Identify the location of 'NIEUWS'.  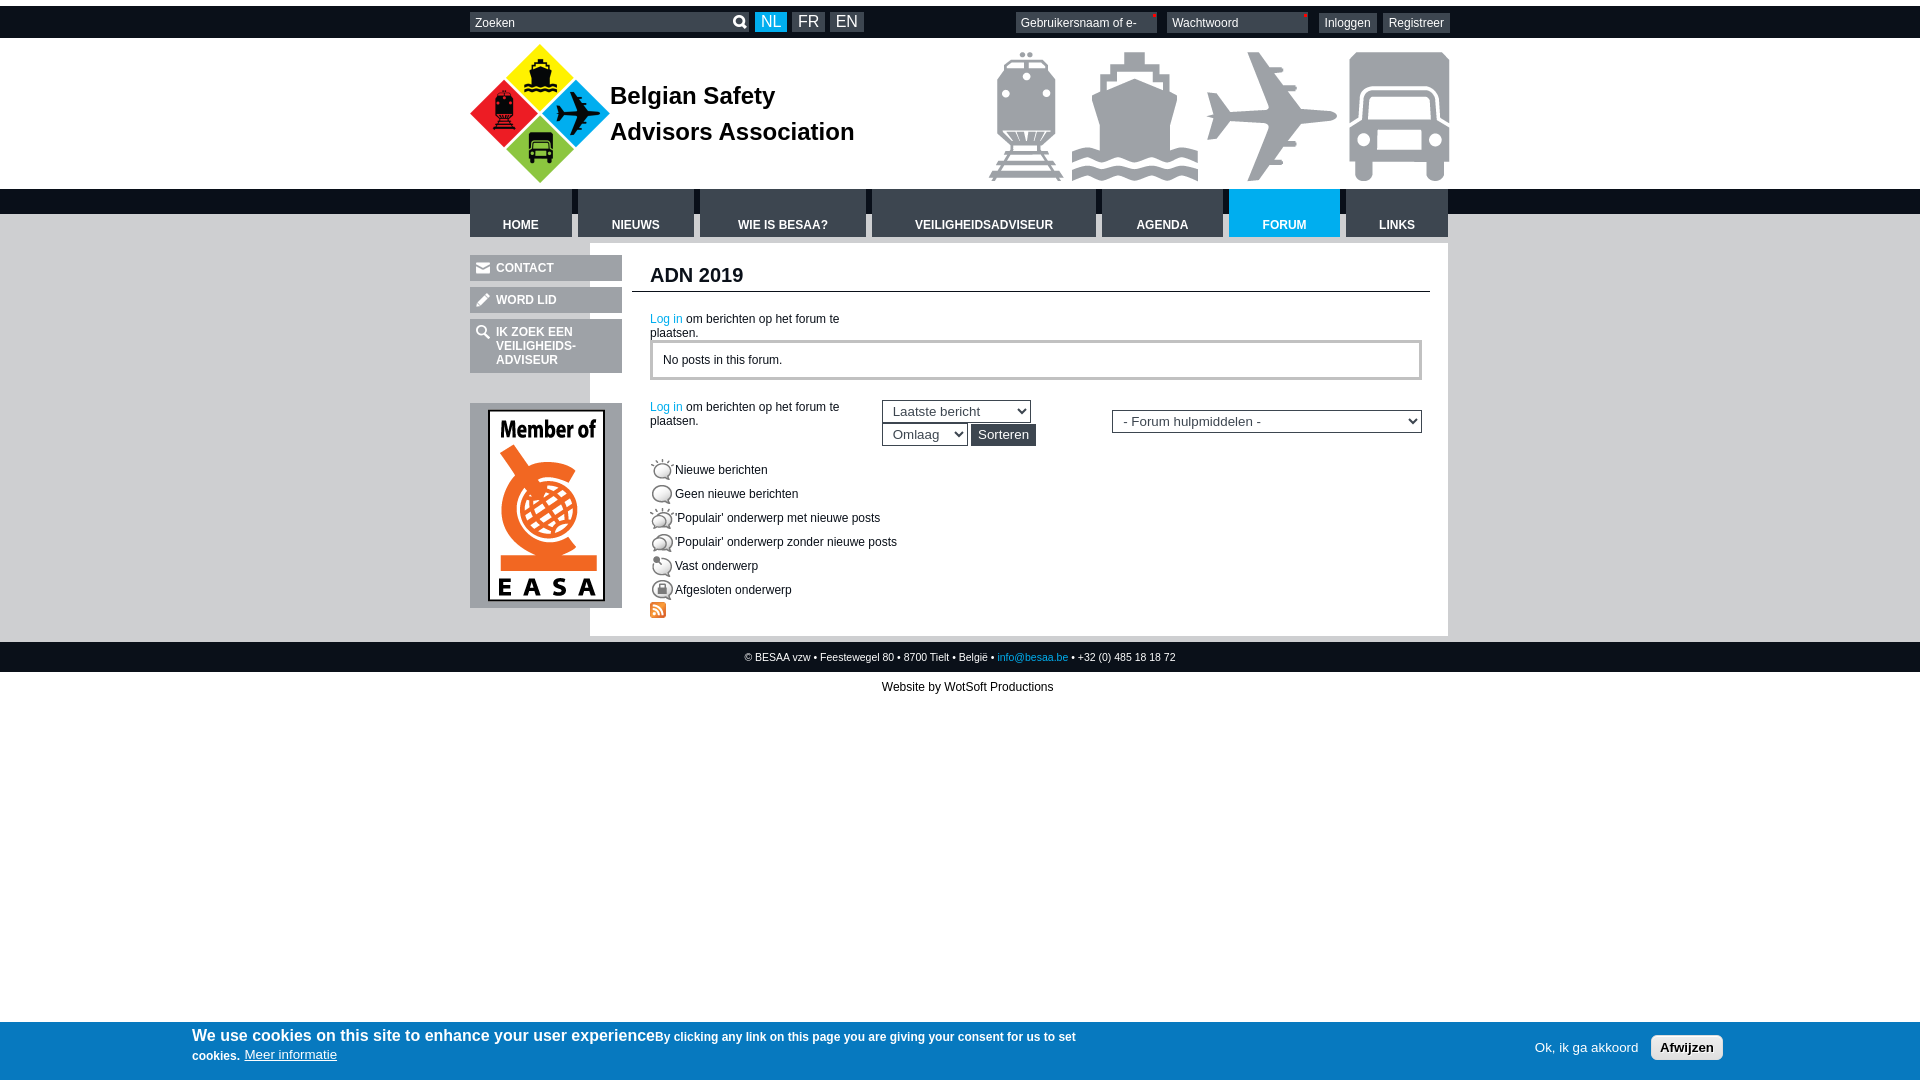
(634, 212).